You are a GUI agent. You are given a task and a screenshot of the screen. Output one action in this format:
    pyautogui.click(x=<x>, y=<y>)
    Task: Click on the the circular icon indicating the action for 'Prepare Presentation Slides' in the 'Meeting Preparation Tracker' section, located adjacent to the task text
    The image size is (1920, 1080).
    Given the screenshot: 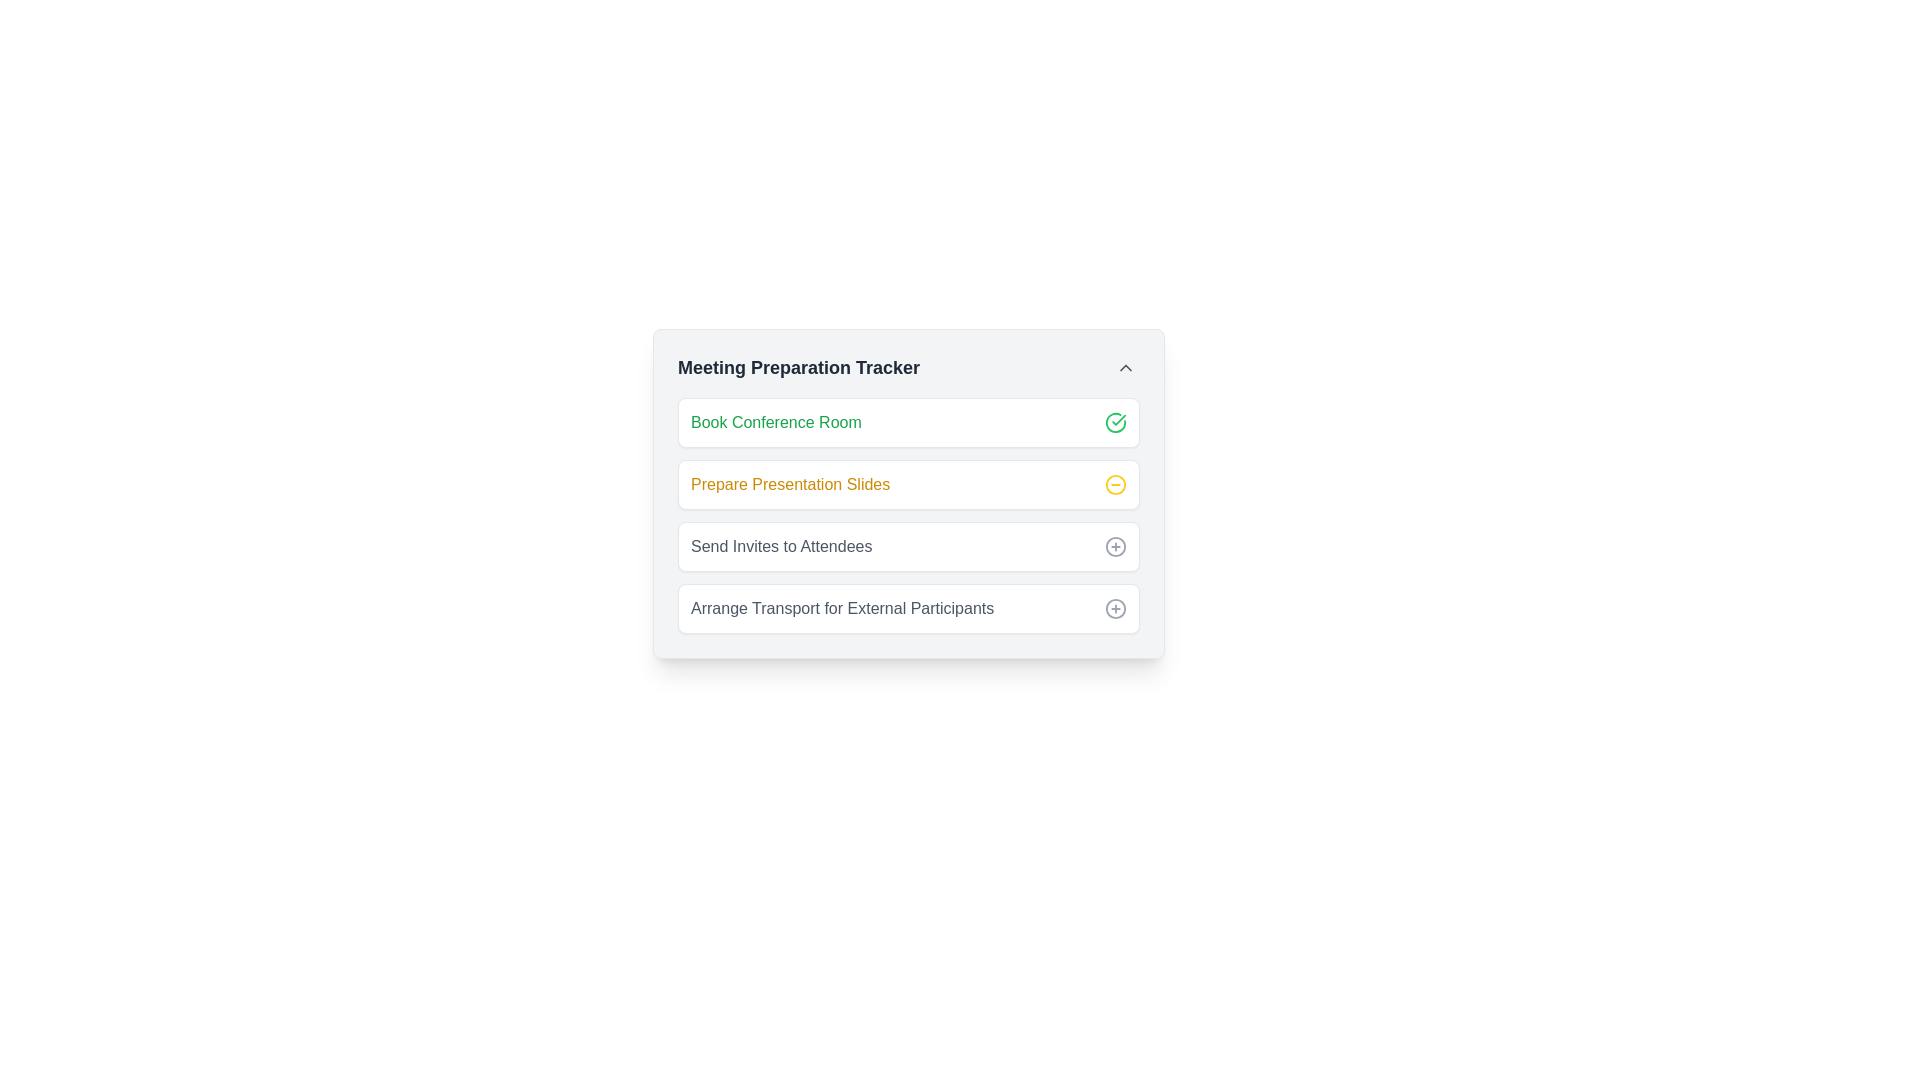 What is the action you would take?
    pyautogui.click(x=1115, y=485)
    